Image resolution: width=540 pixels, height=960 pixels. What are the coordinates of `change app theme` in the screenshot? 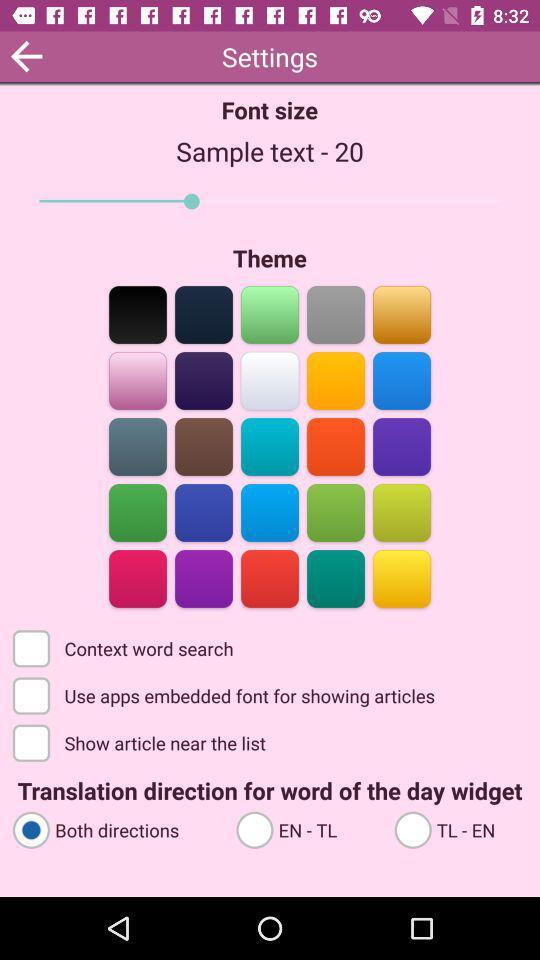 It's located at (335, 378).